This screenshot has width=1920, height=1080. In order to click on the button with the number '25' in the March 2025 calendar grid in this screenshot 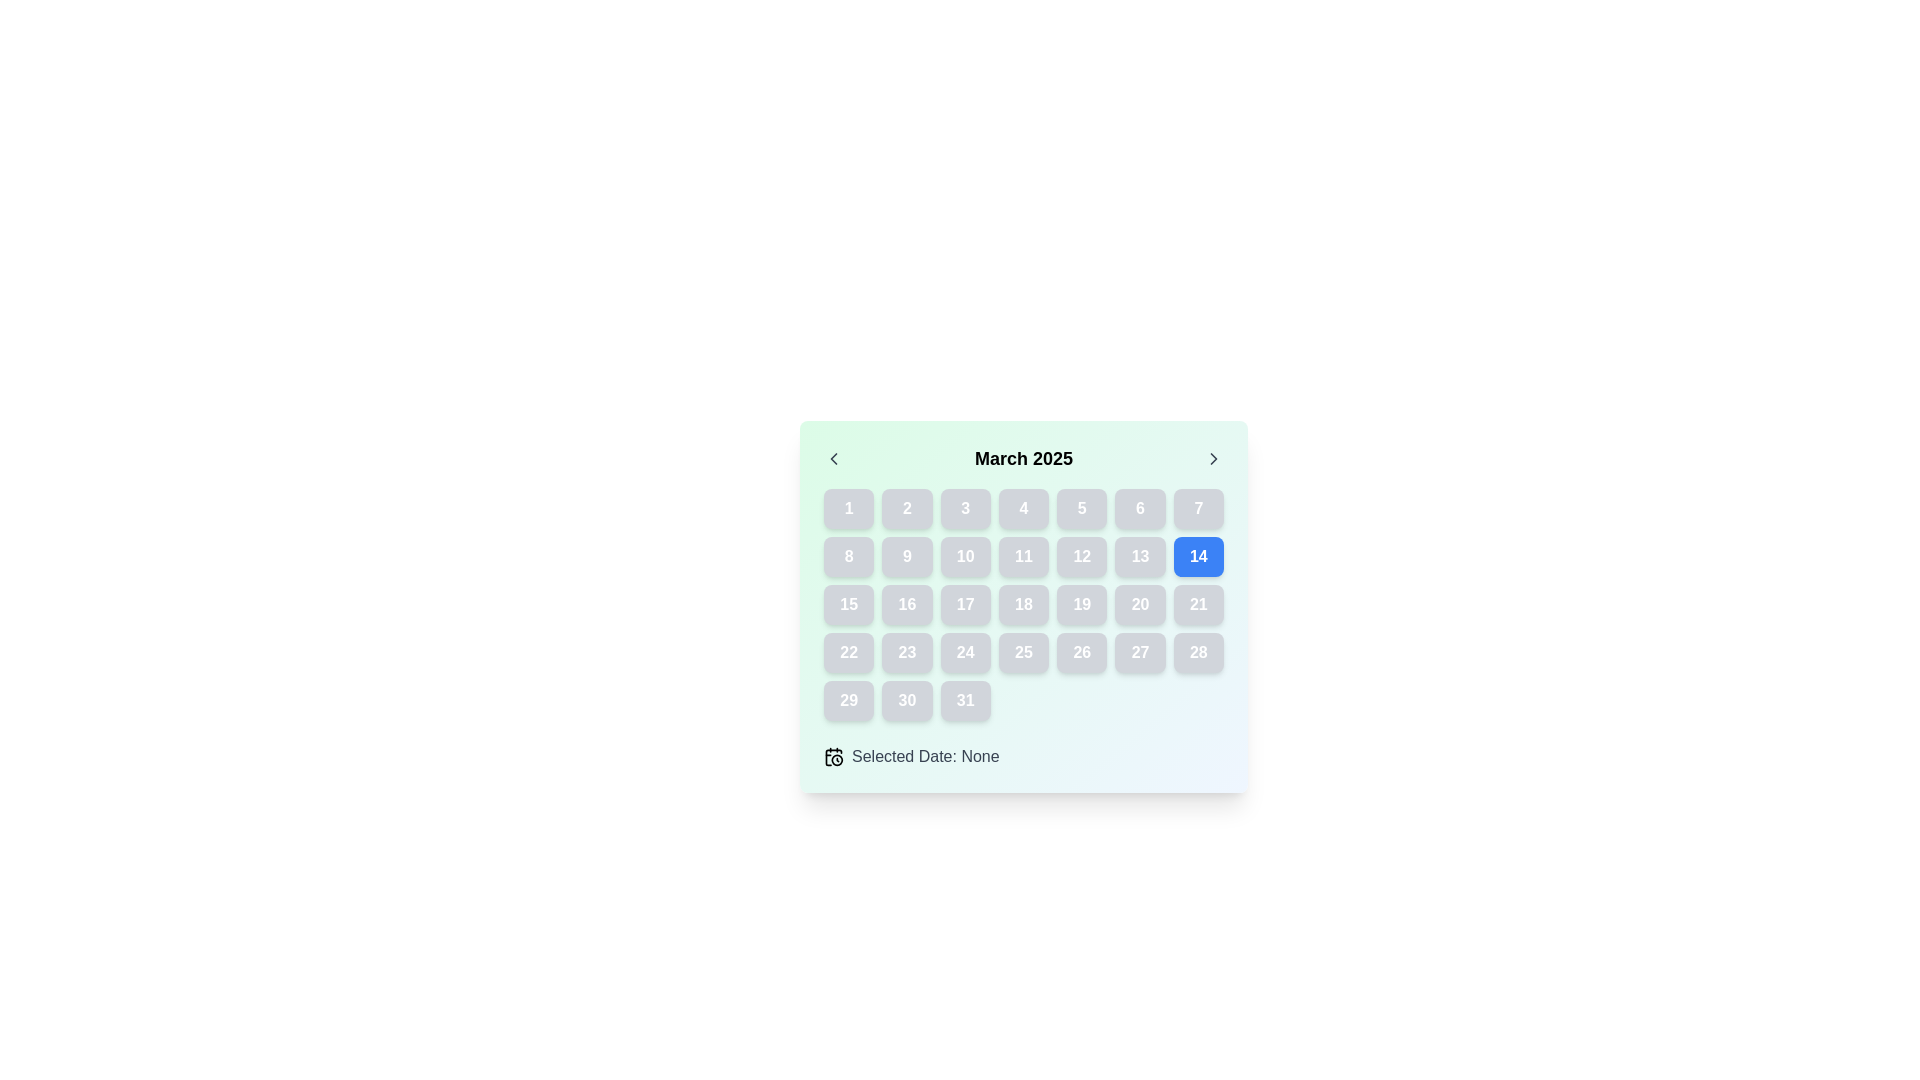, I will do `click(1023, 652)`.